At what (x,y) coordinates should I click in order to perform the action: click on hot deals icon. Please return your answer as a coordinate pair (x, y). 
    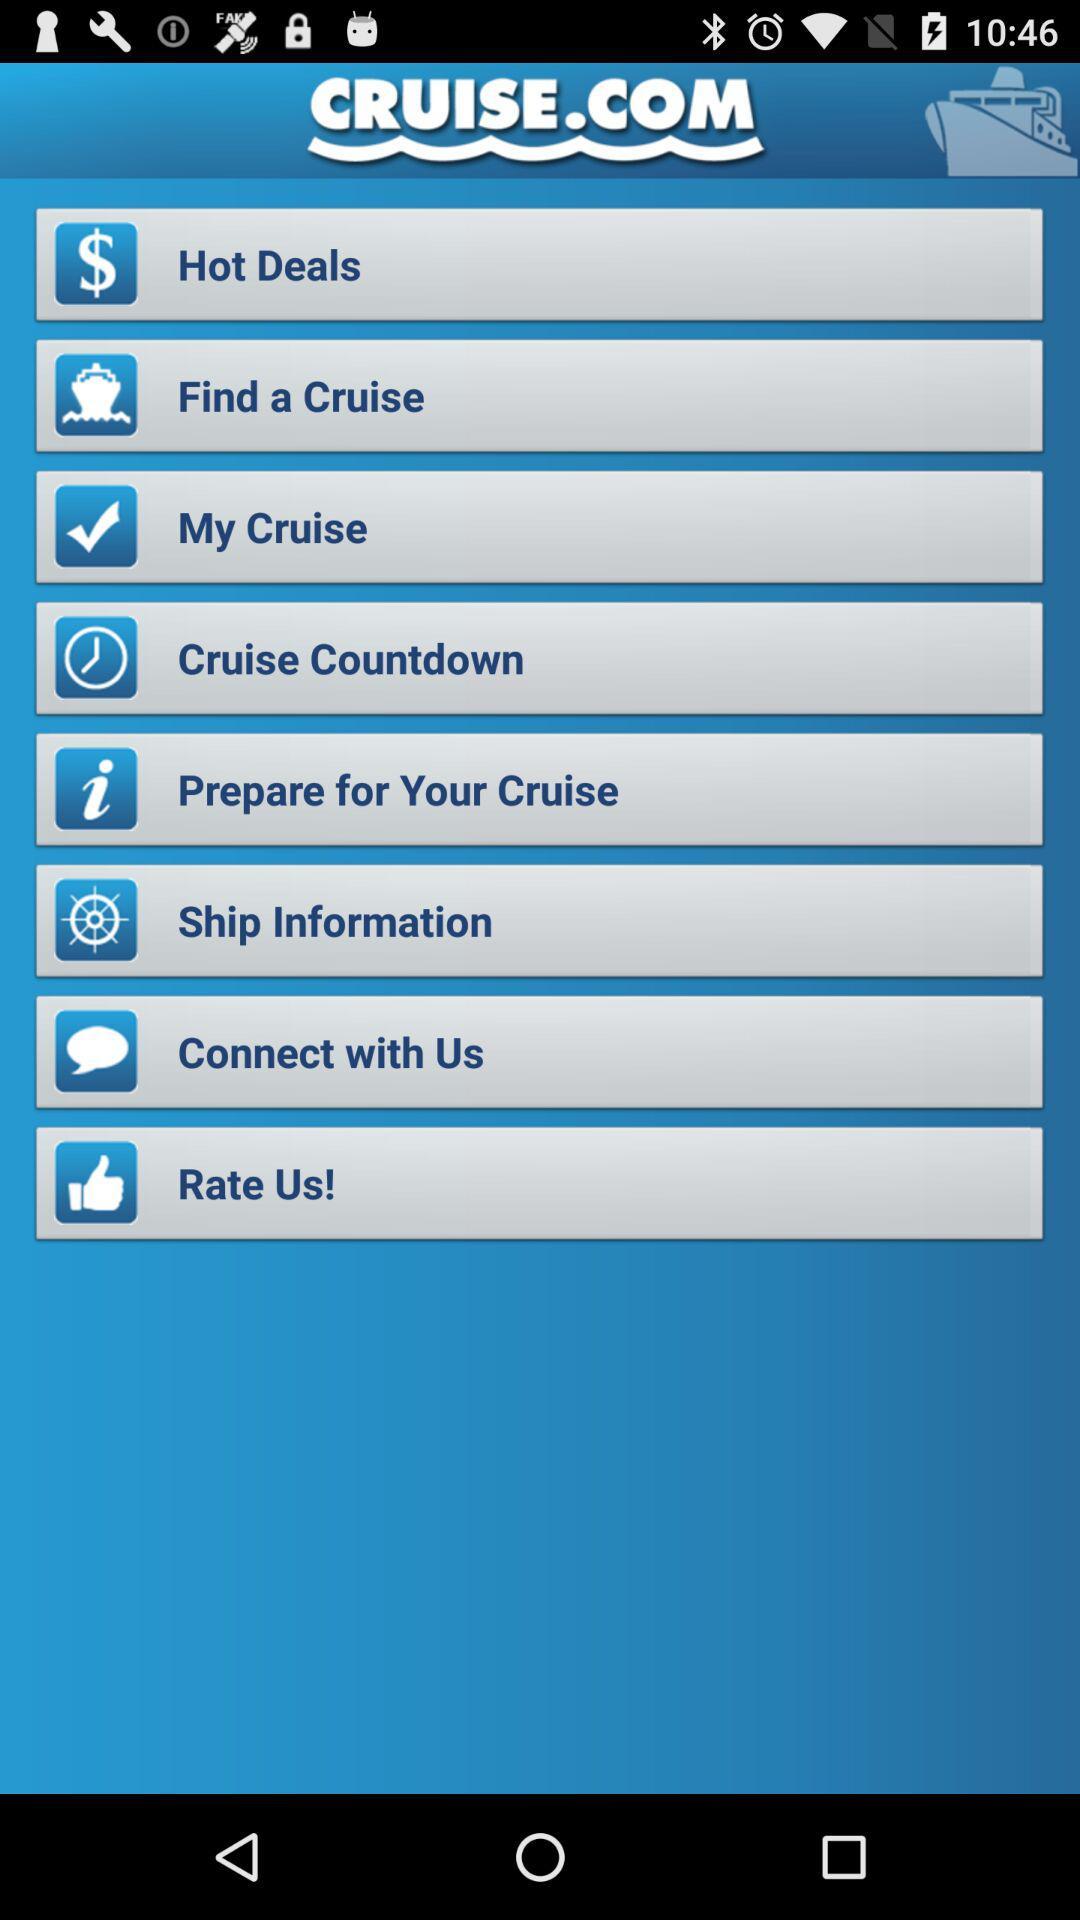
    Looking at the image, I should click on (540, 269).